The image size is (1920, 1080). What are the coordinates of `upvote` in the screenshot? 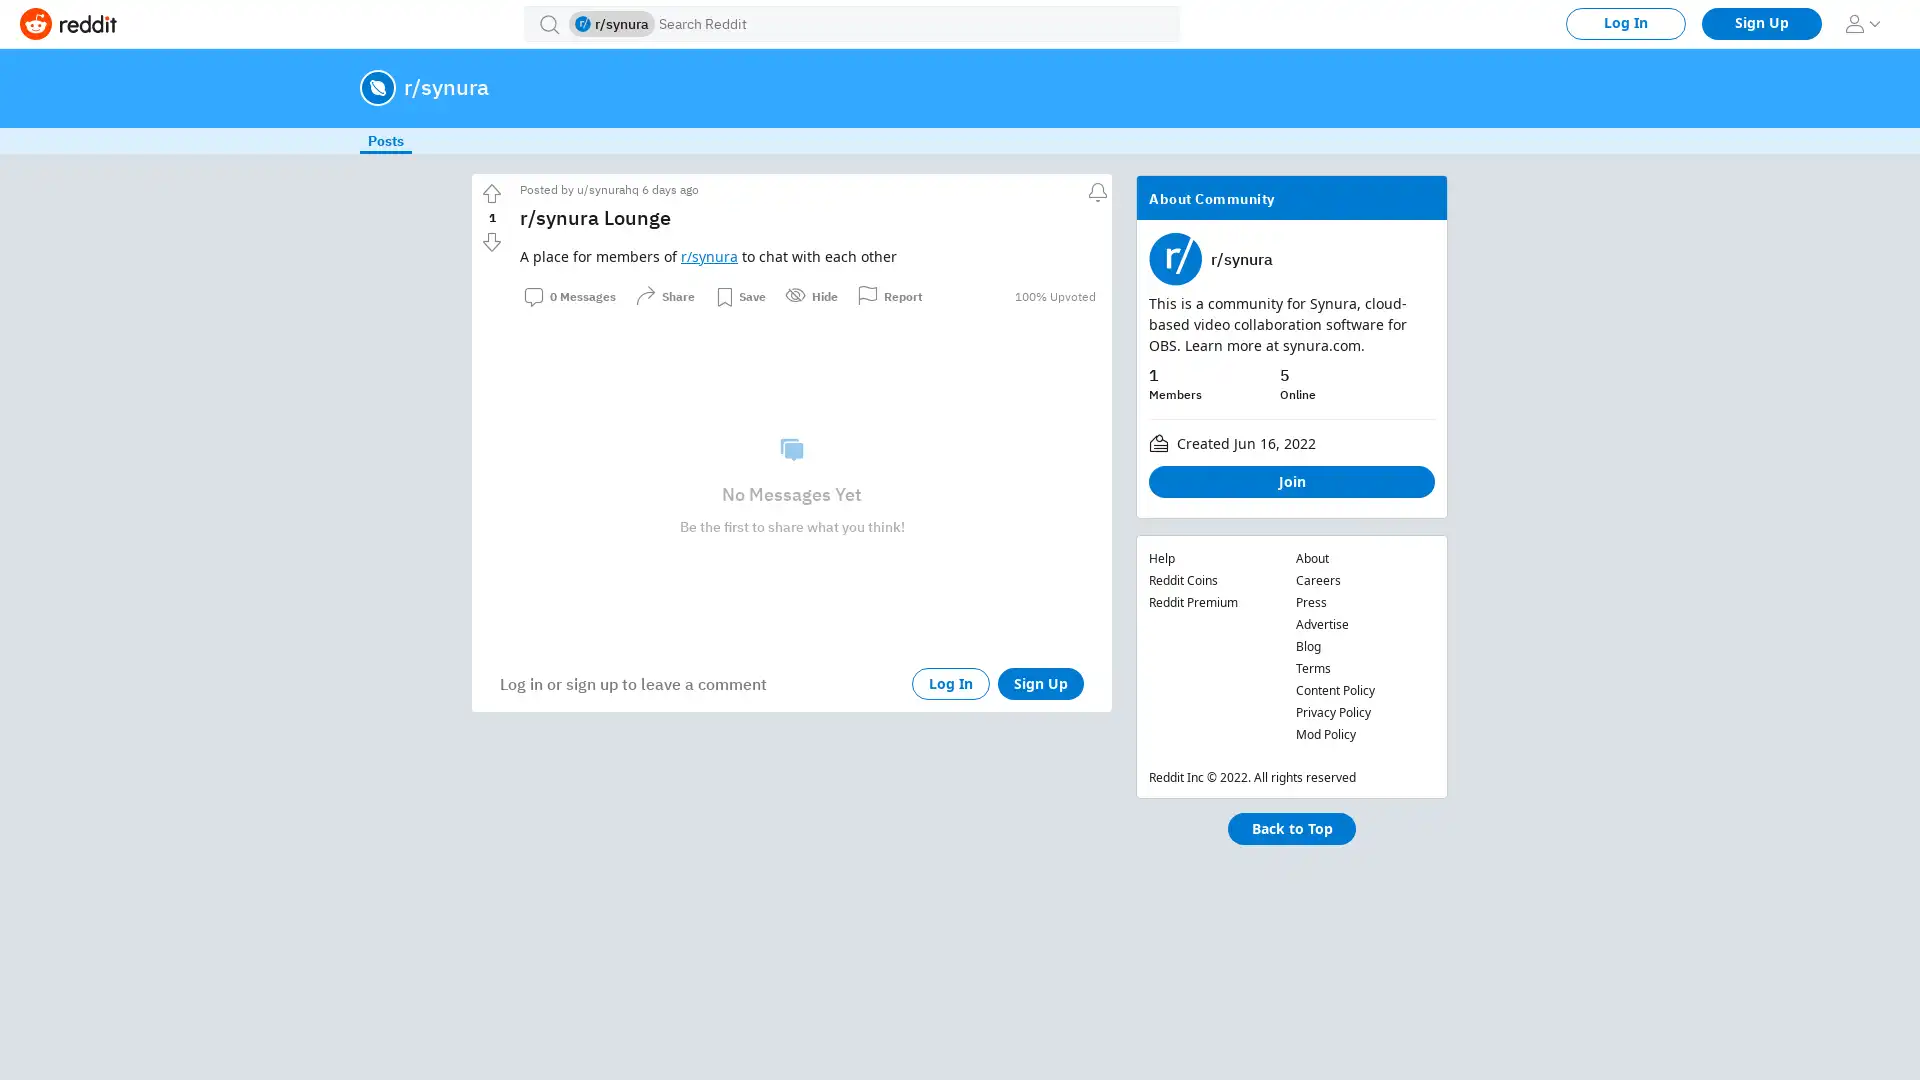 It's located at (491, 193).